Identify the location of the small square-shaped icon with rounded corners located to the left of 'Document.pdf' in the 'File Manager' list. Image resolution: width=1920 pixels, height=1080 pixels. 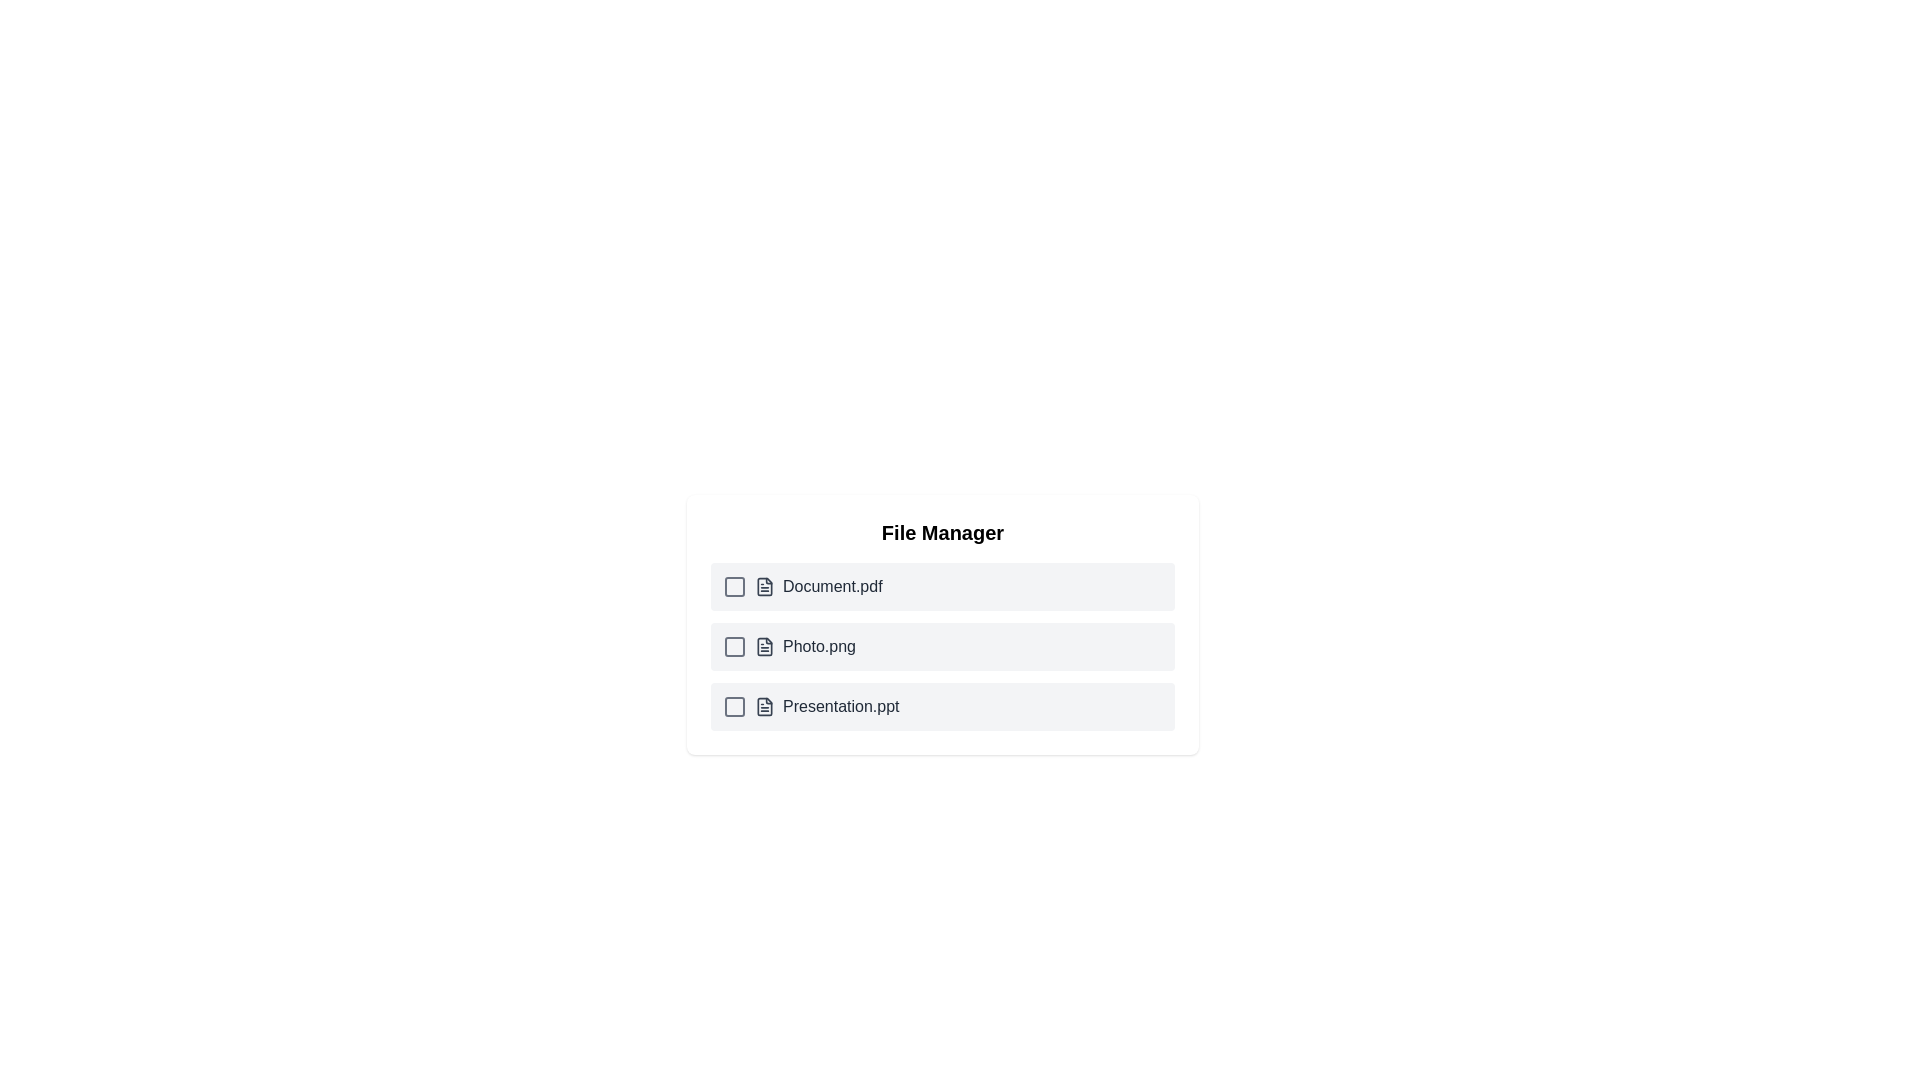
(733, 585).